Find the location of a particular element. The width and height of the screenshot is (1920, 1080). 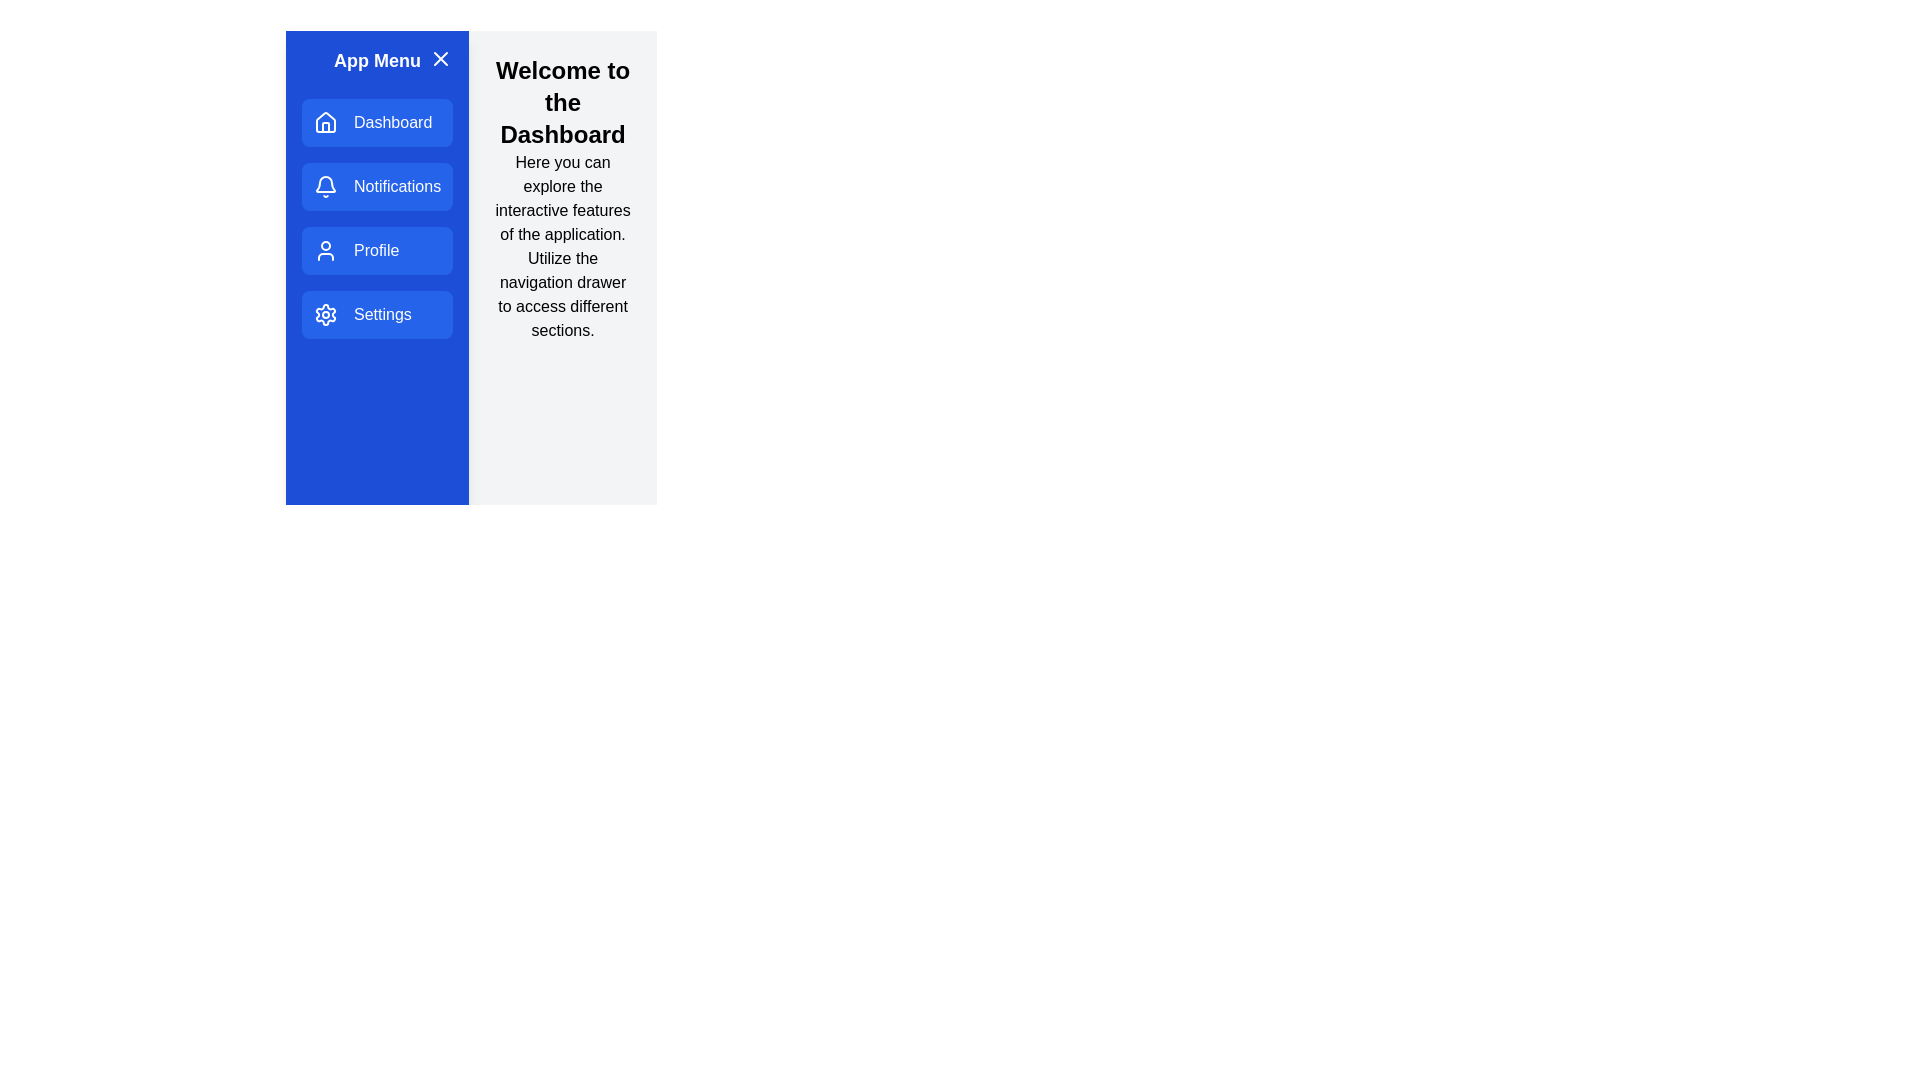

the 'Profile' button with a user icon in the vertical navigation menu is located at coordinates (377, 249).